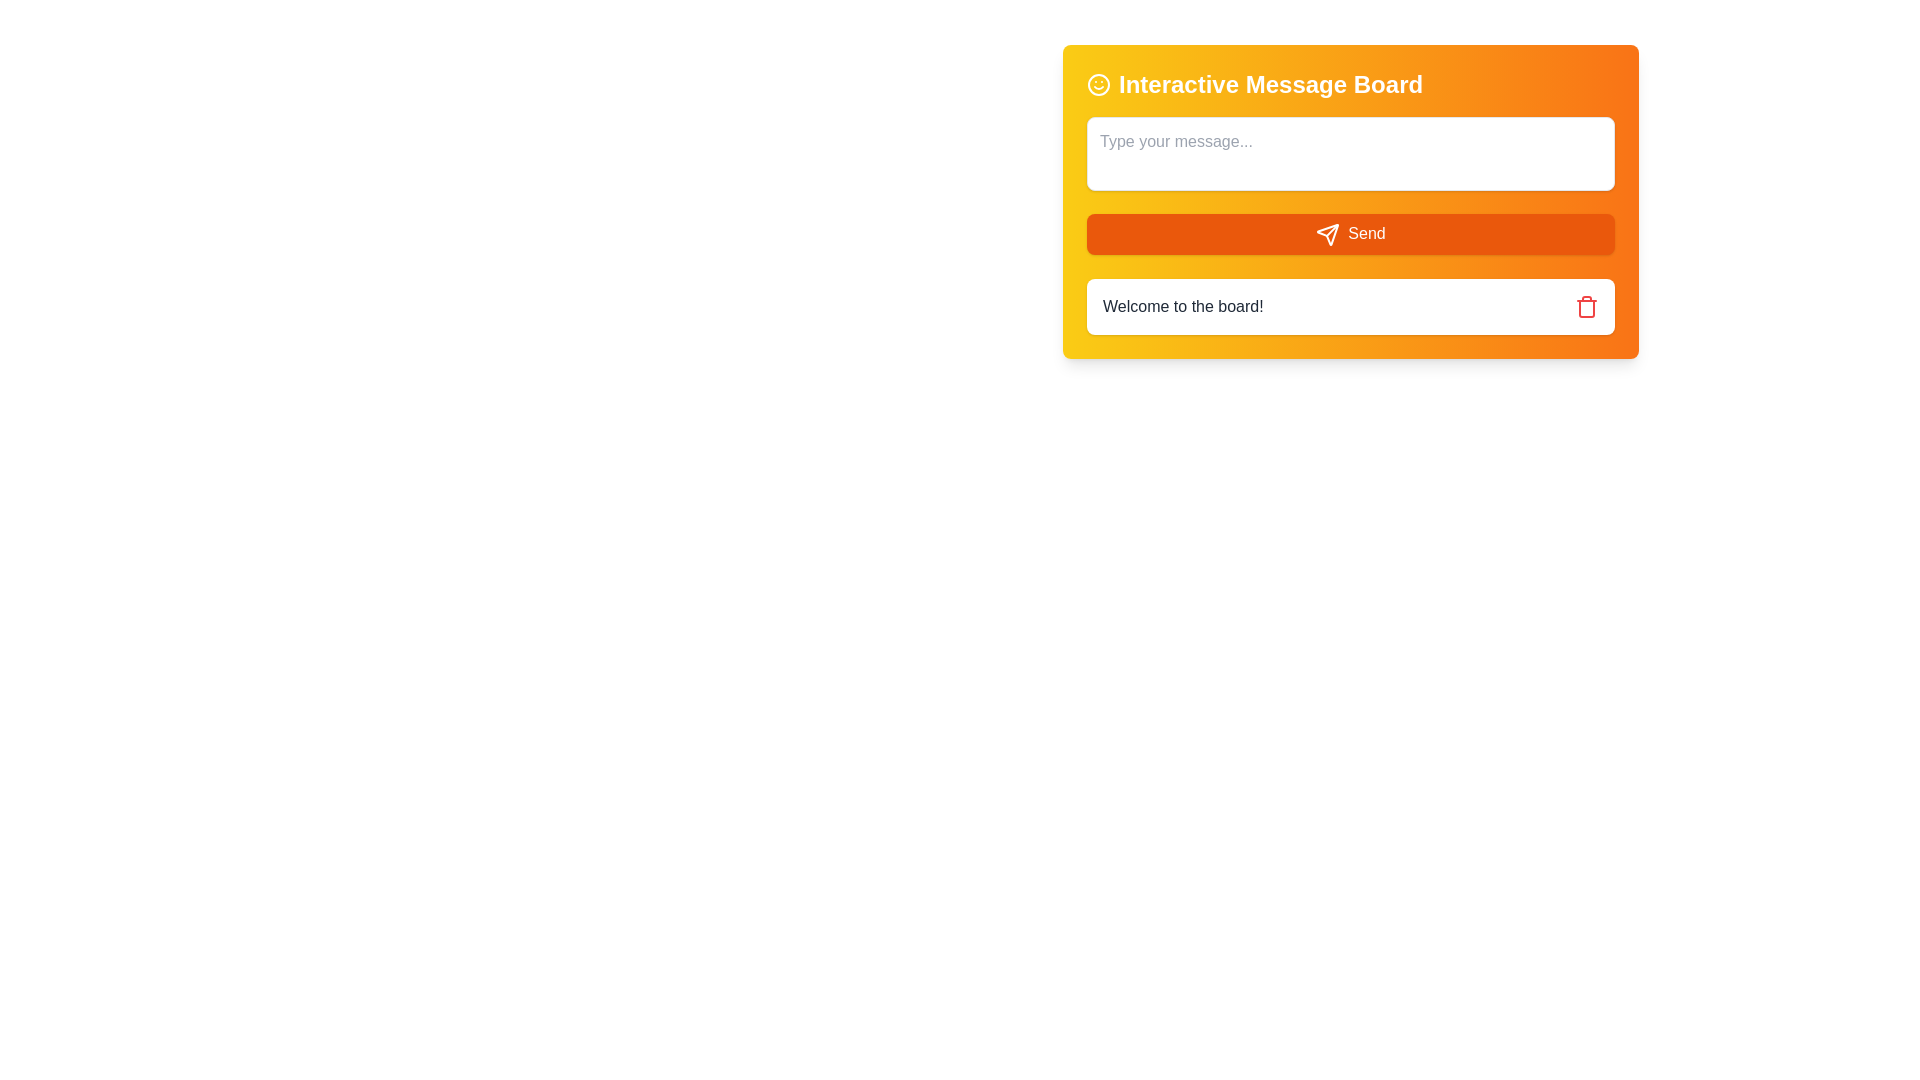  I want to click on the delete icon button located in the lower-right corner of the white background containing the text 'Welcome to the board!', so click(1586, 305).